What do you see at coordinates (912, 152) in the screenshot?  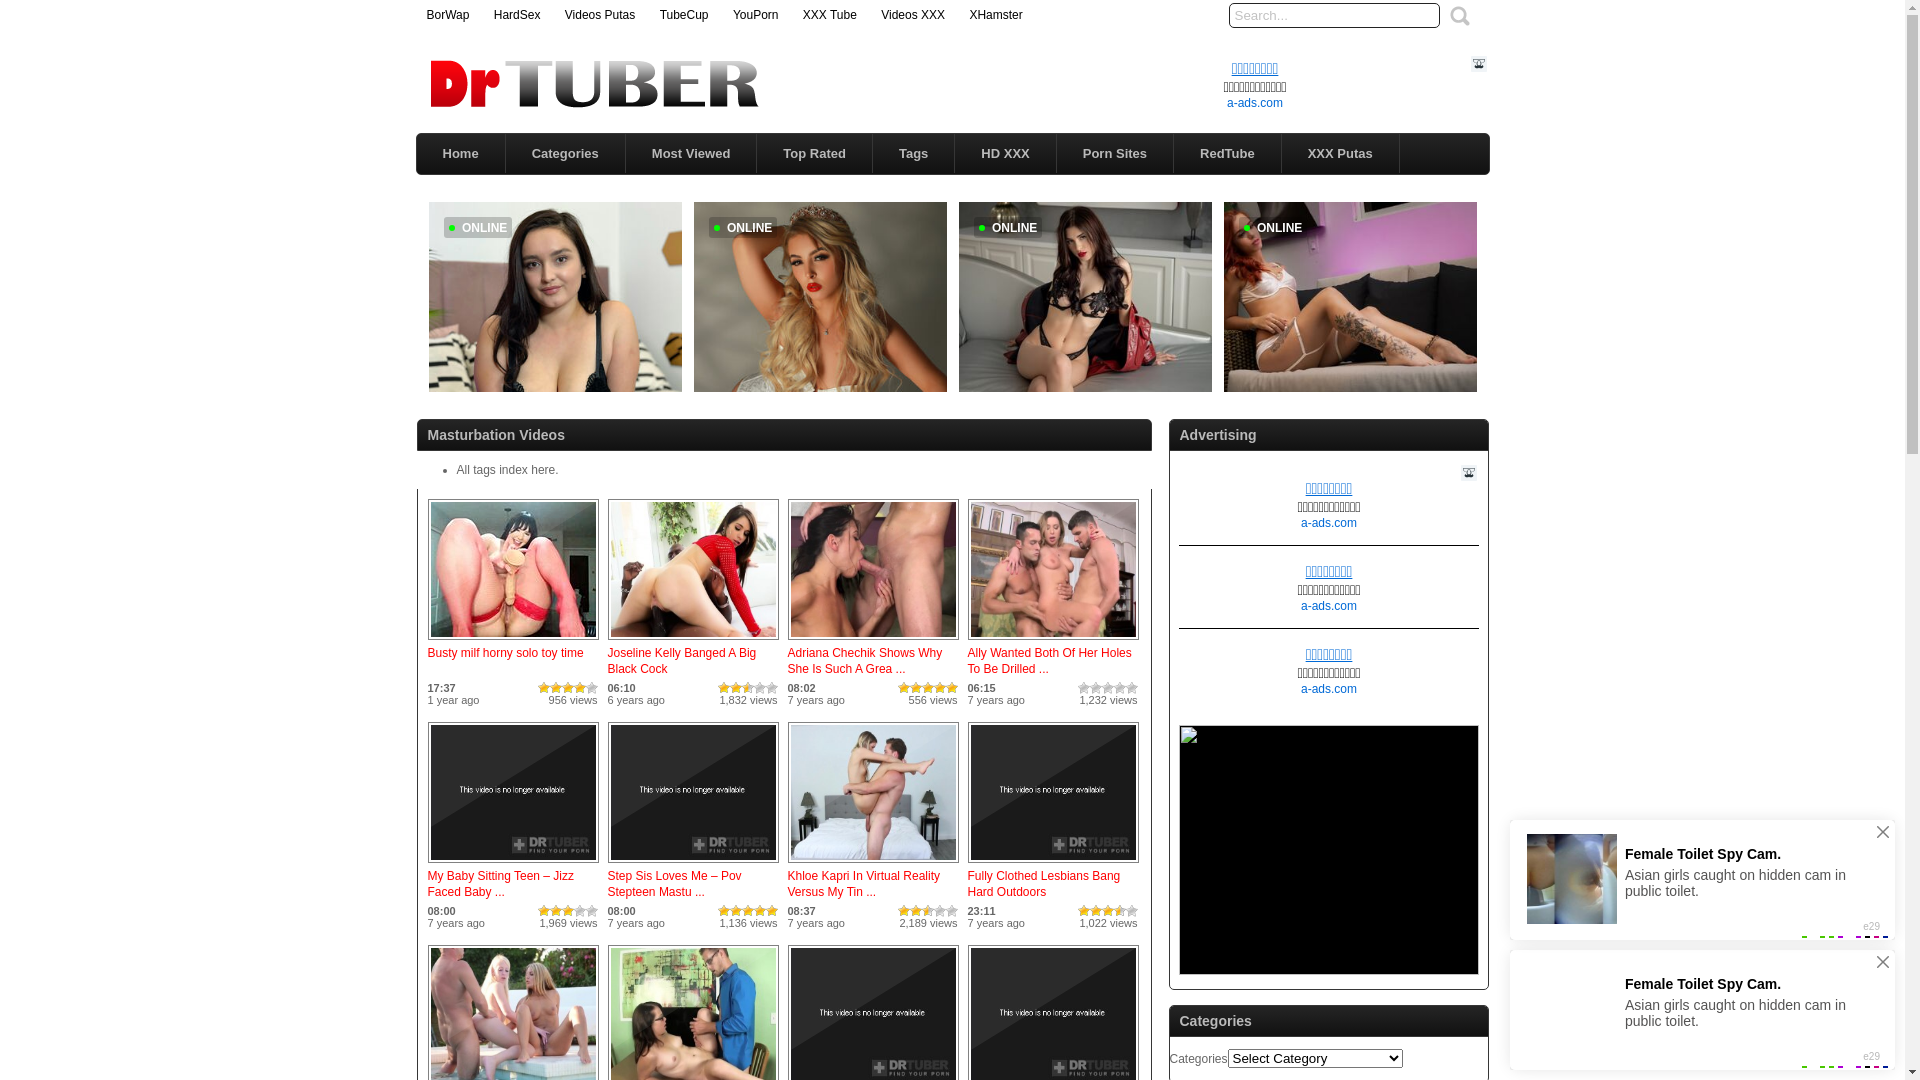 I see `'Tags'` at bounding box center [912, 152].